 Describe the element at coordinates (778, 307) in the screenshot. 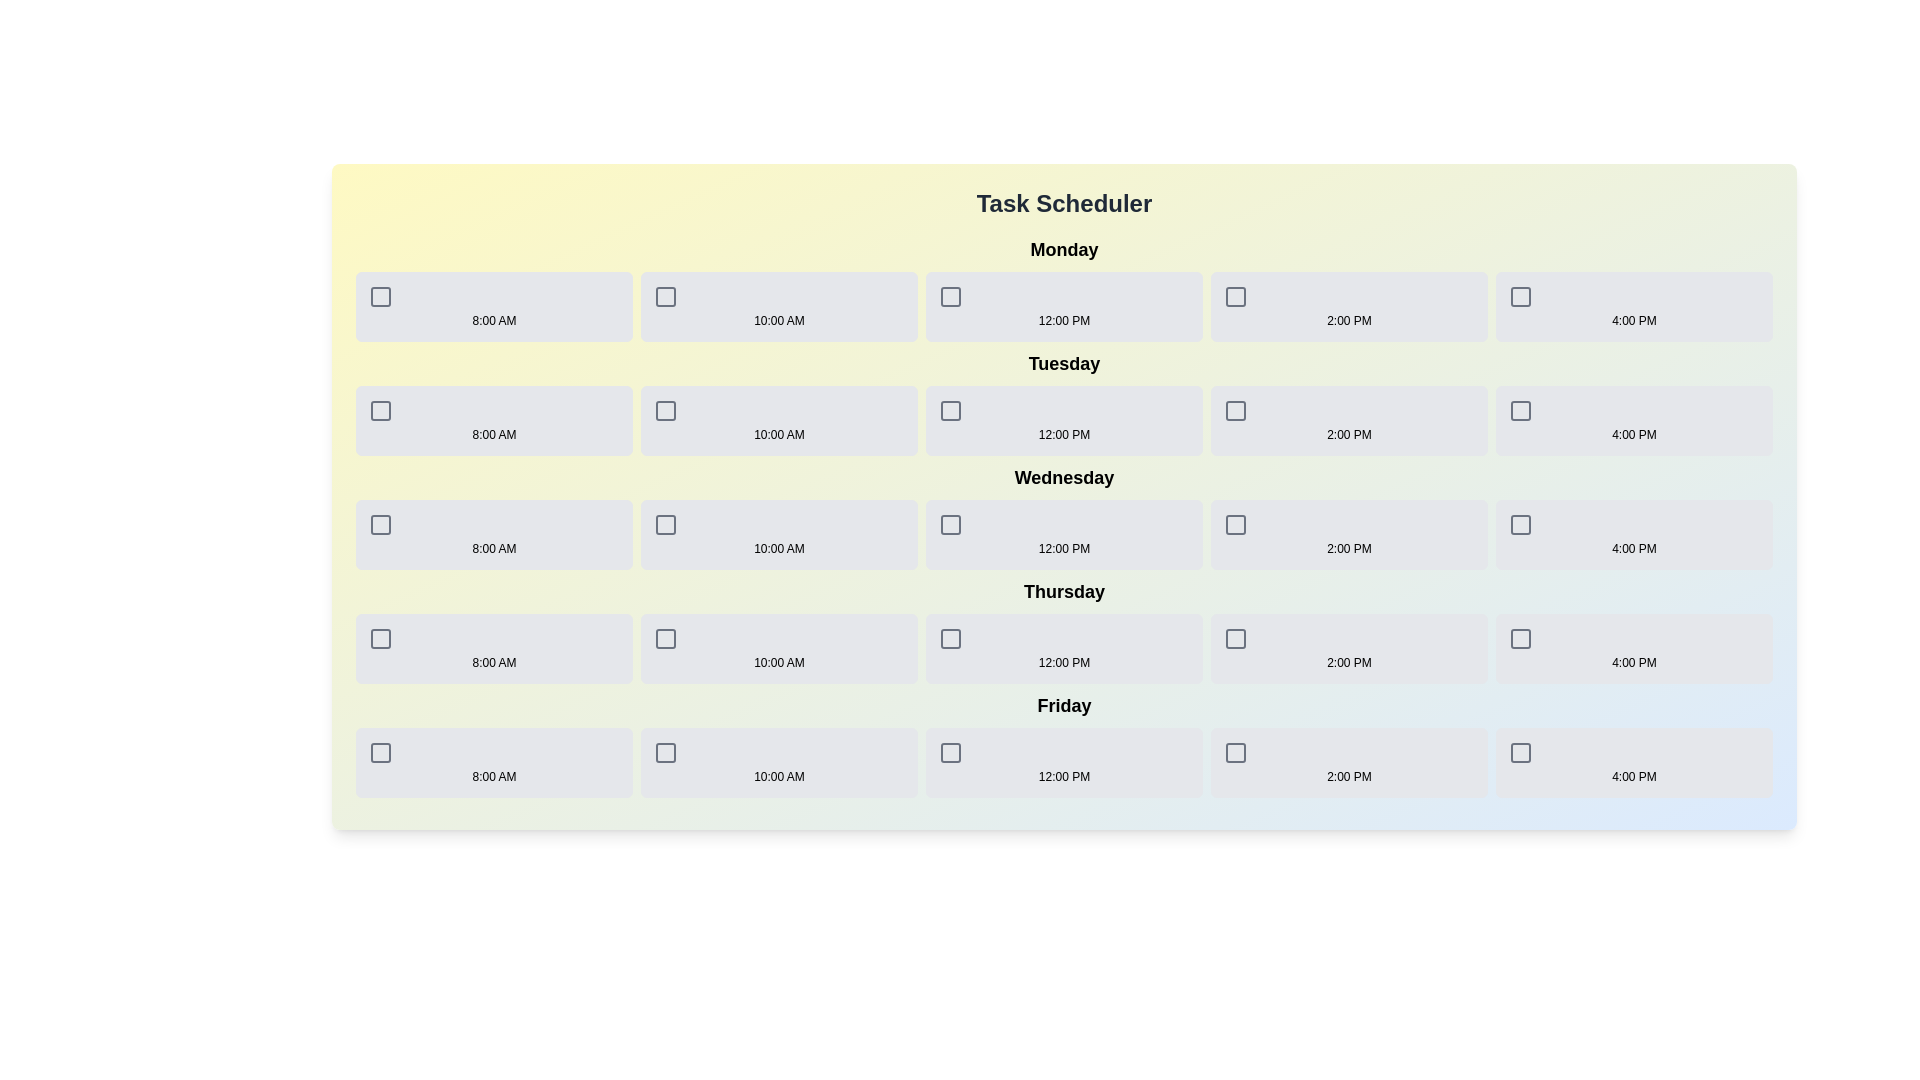

I see `the timeslot for Monday at 10:00 AM` at that location.